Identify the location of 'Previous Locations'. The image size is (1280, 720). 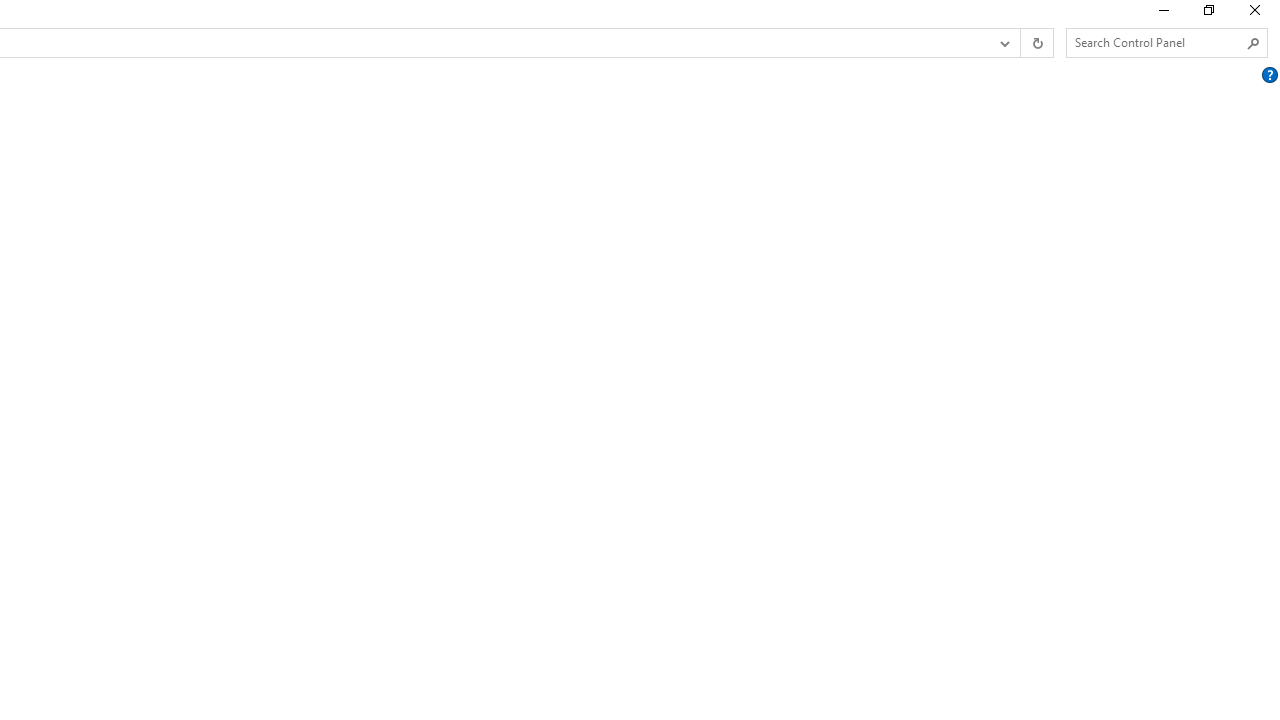
(1003, 43).